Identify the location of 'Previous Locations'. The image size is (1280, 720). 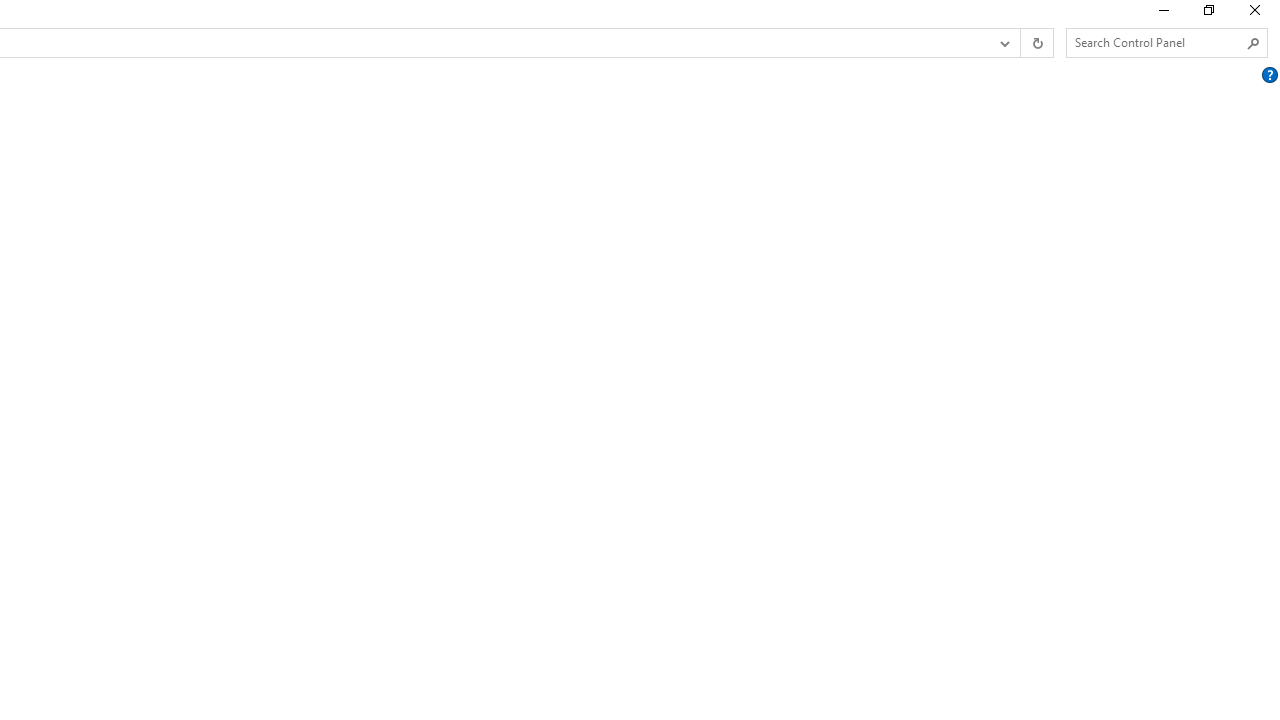
(1003, 43).